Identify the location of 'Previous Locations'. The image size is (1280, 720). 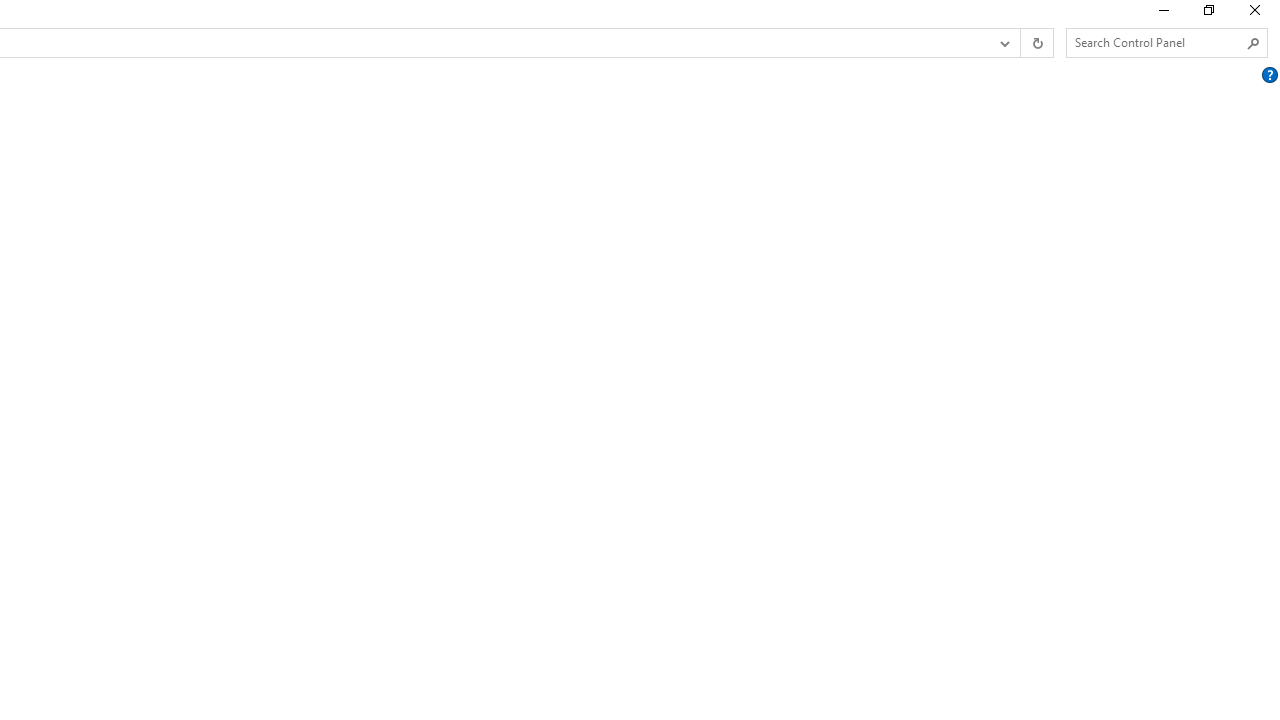
(1003, 43).